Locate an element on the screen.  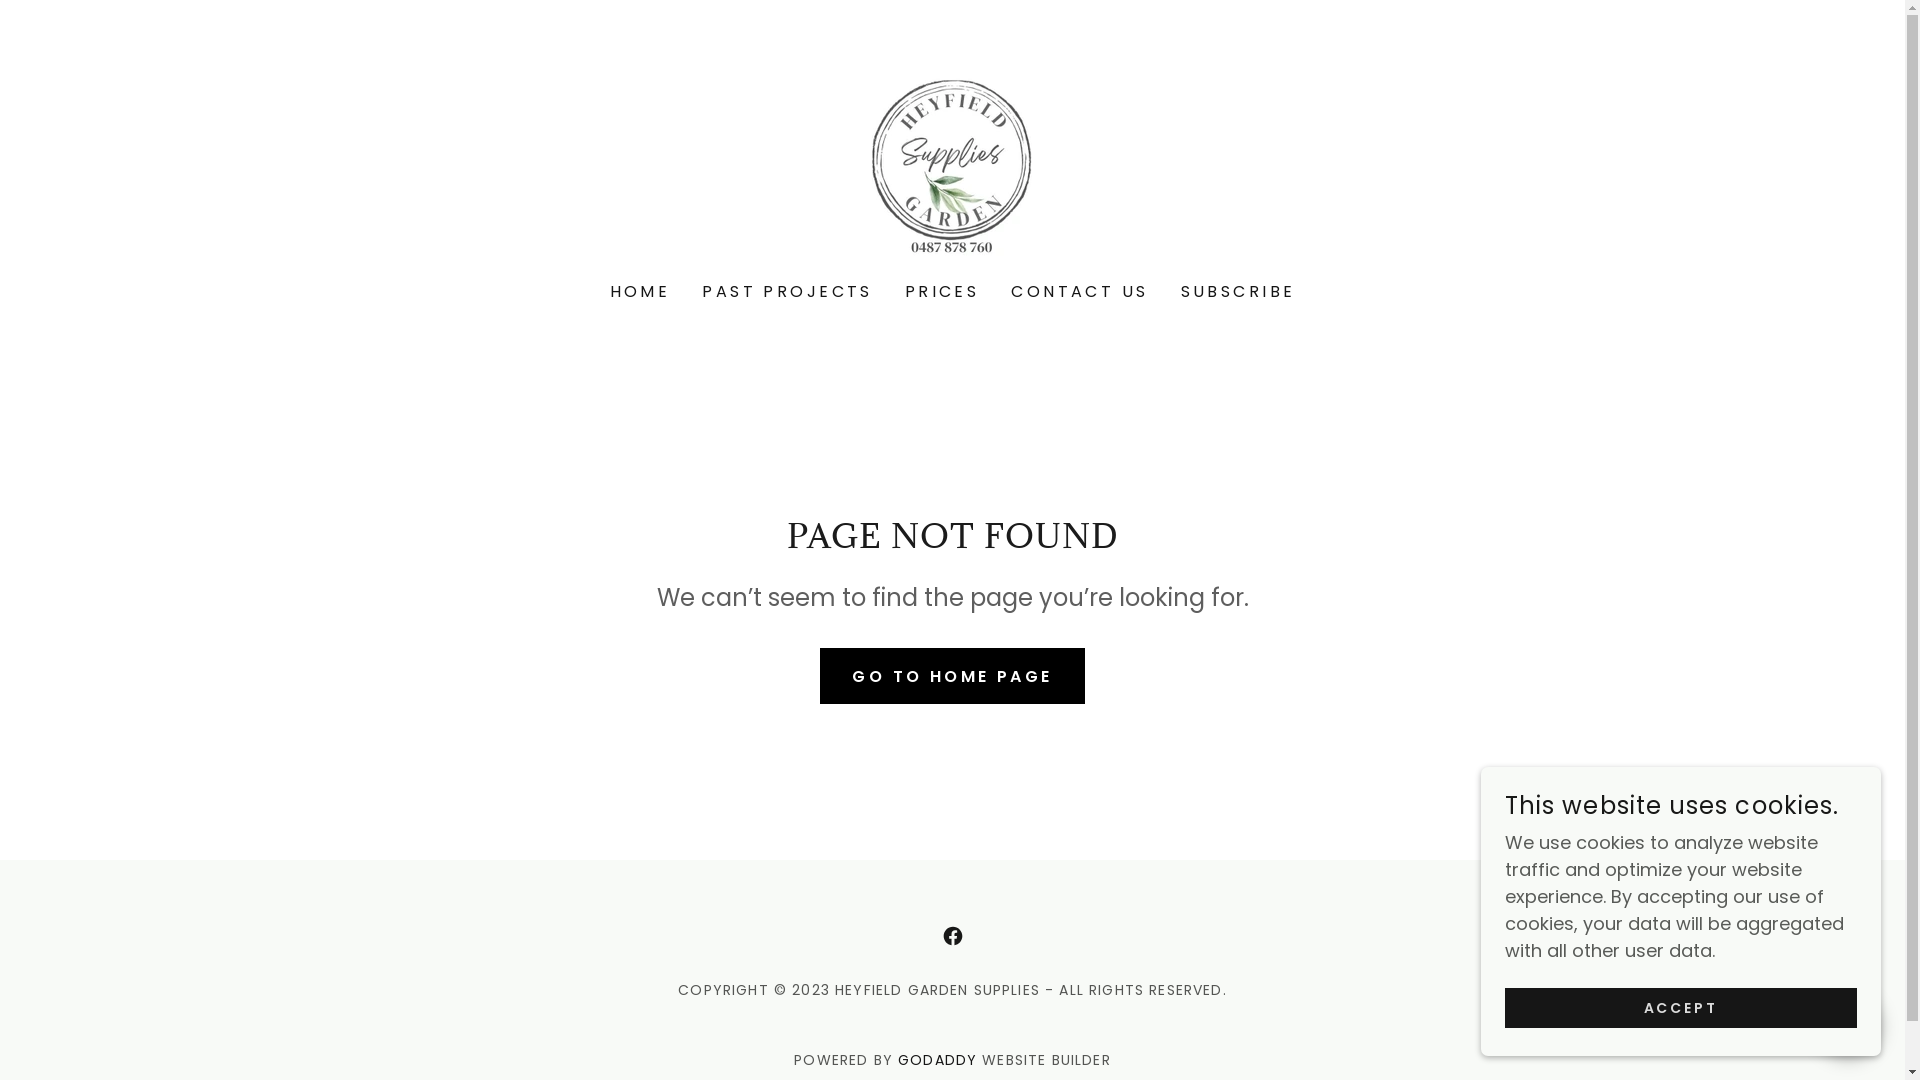
'PRICES' is located at coordinates (941, 292).